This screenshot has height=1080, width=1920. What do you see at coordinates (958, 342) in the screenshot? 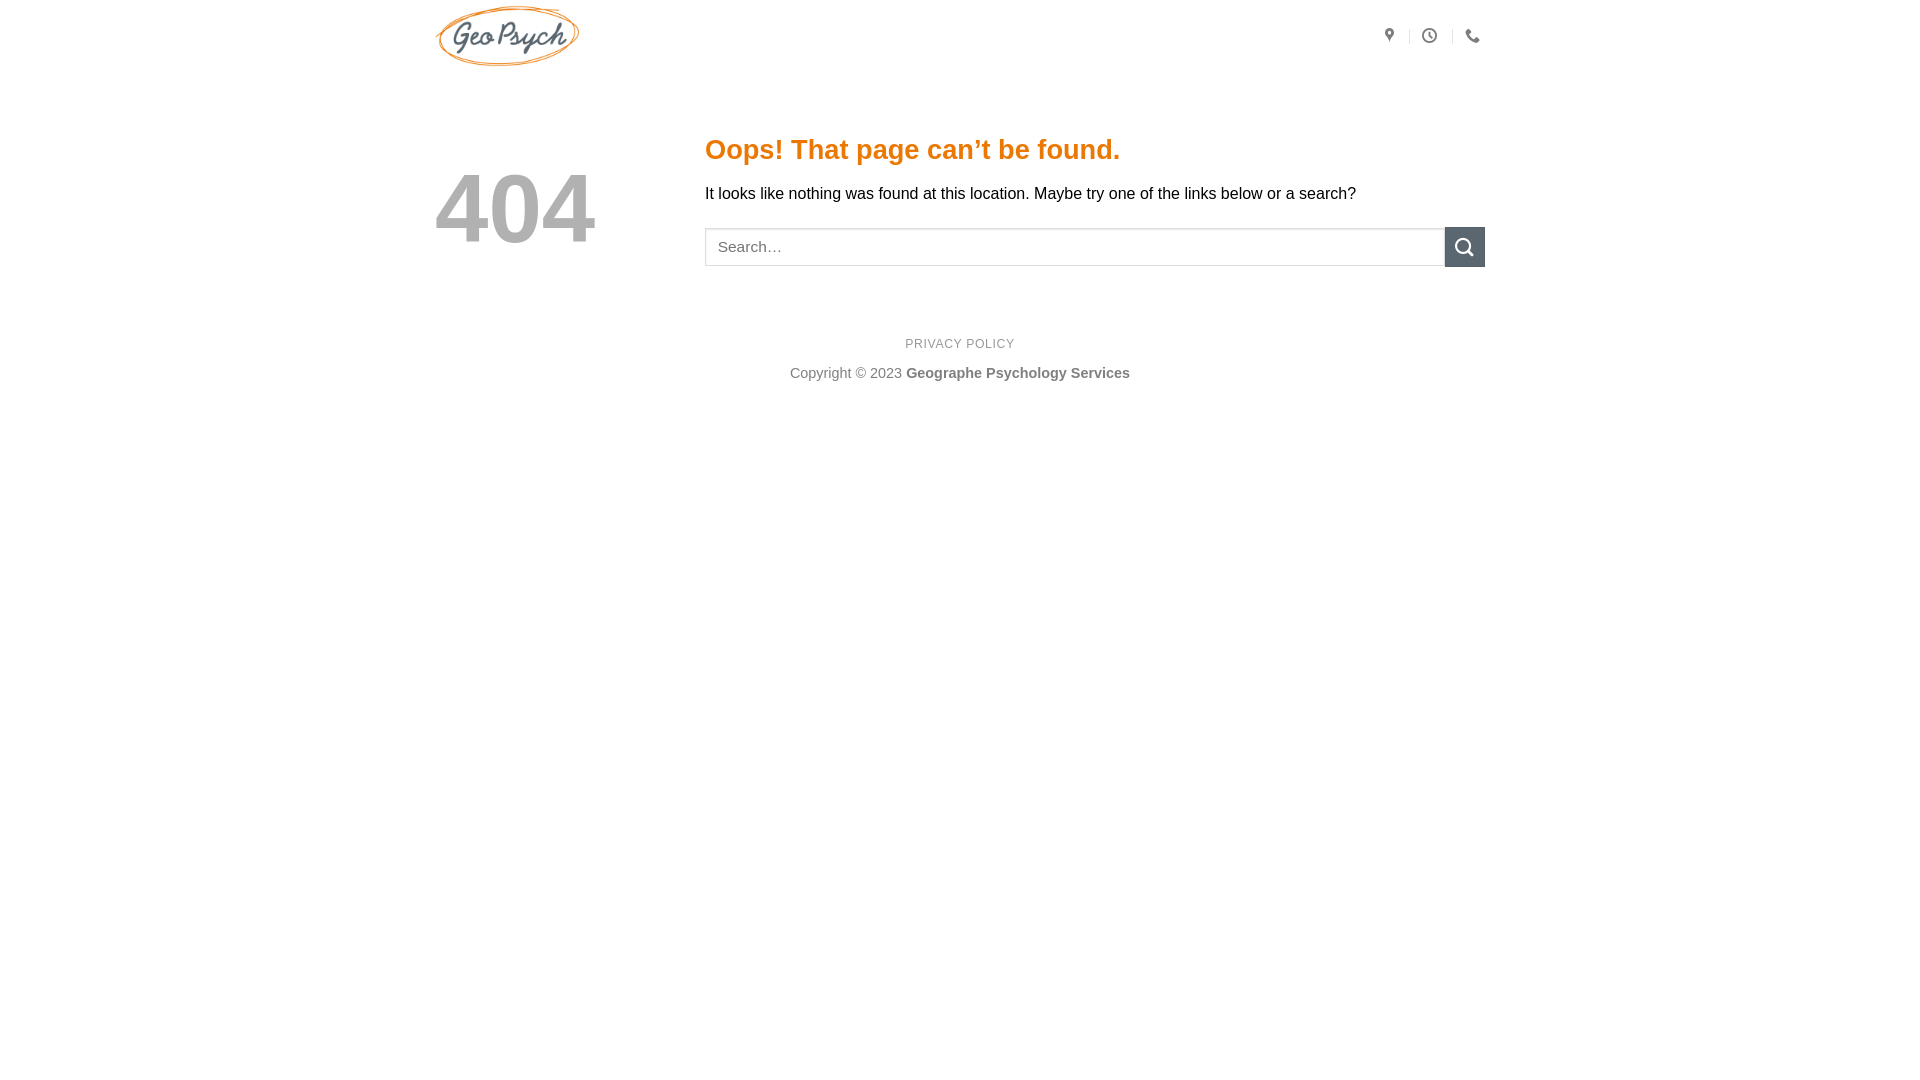
I see `'PRIVACY POLICY'` at bounding box center [958, 342].